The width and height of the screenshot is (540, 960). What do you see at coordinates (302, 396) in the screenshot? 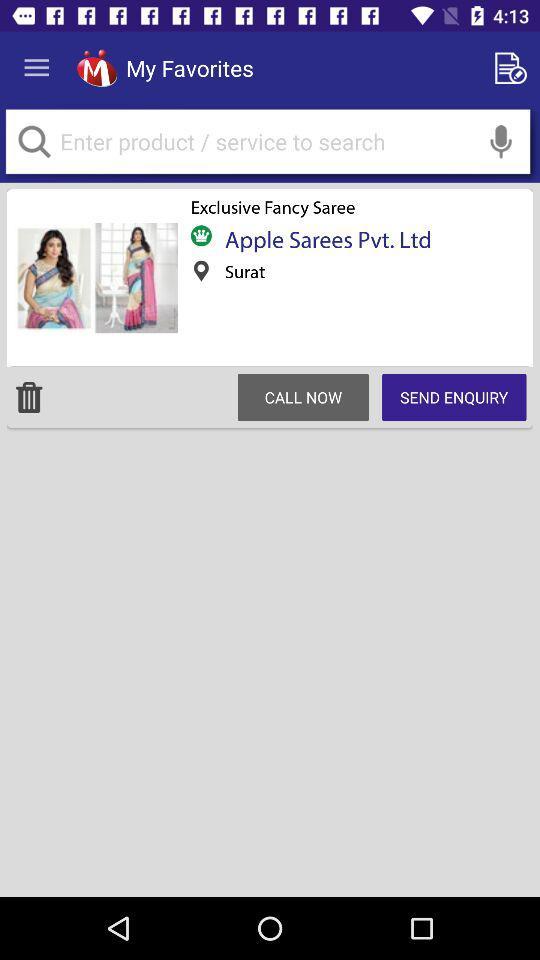
I see `call now item` at bounding box center [302, 396].